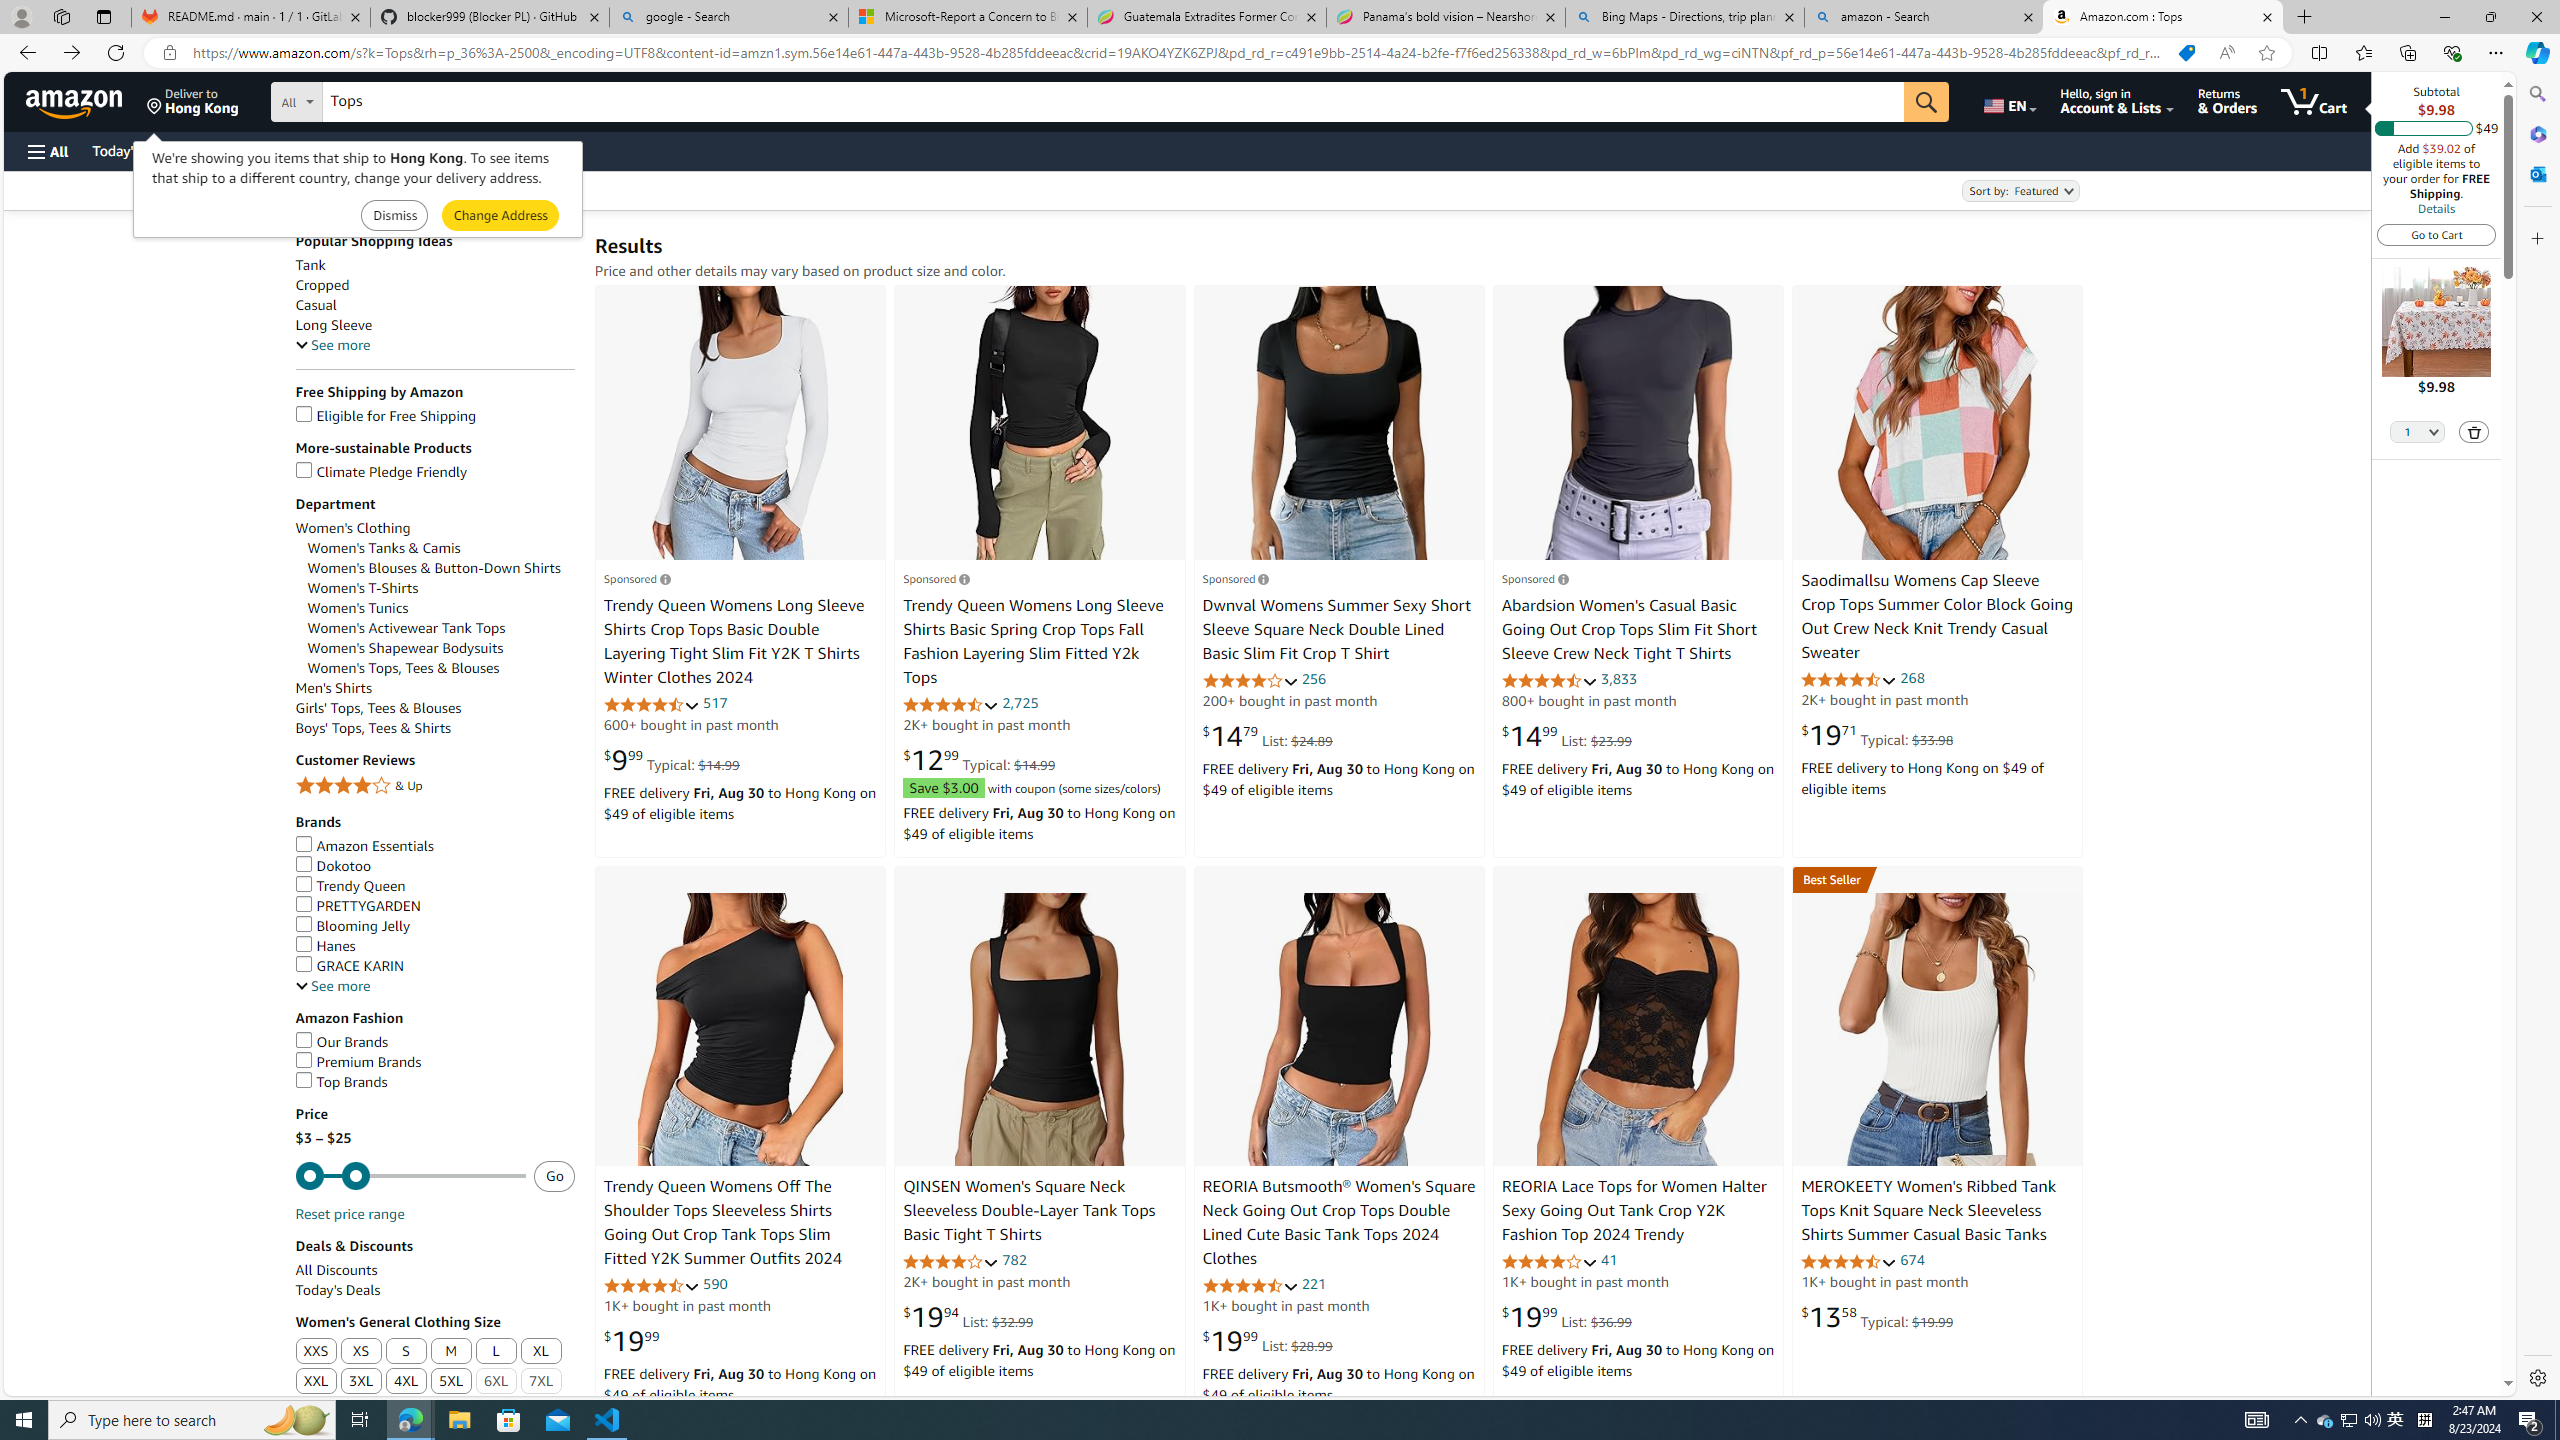  What do you see at coordinates (449, 1382) in the screenshot?
I see `'5XL'` at bounding box center [449, 1382].